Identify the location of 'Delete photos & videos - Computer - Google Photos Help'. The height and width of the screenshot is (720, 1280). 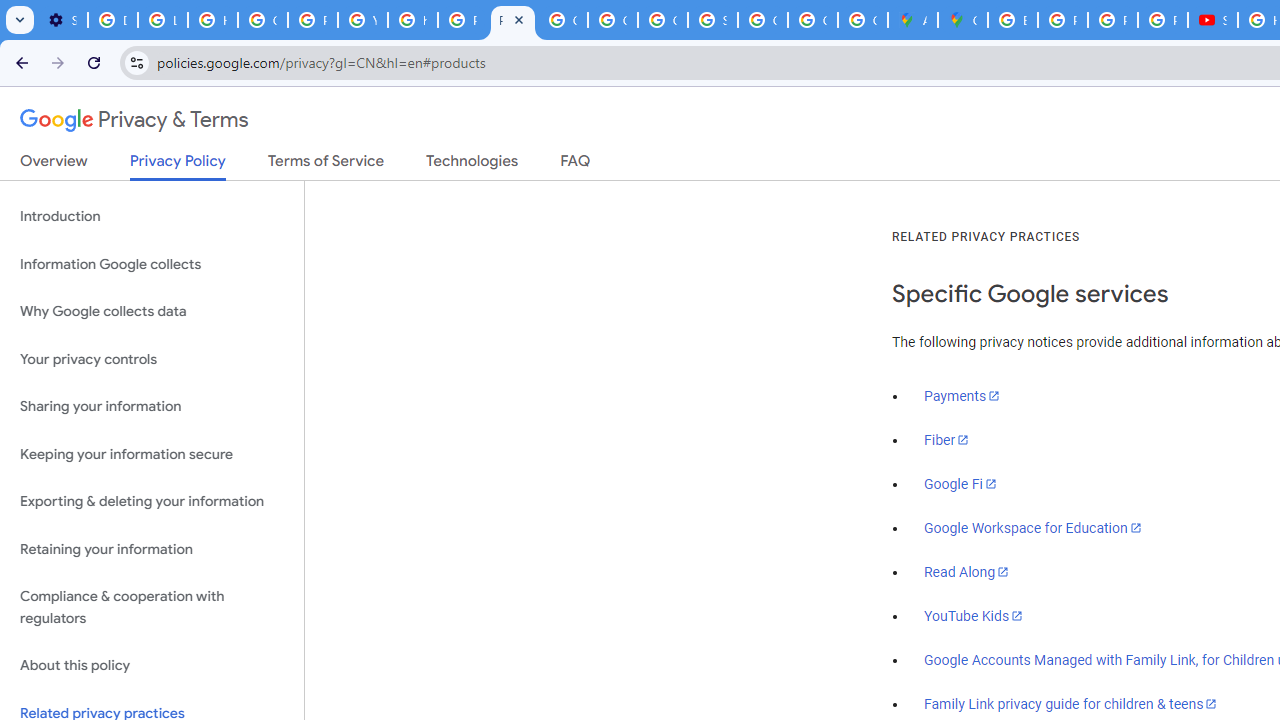
(112, 20).